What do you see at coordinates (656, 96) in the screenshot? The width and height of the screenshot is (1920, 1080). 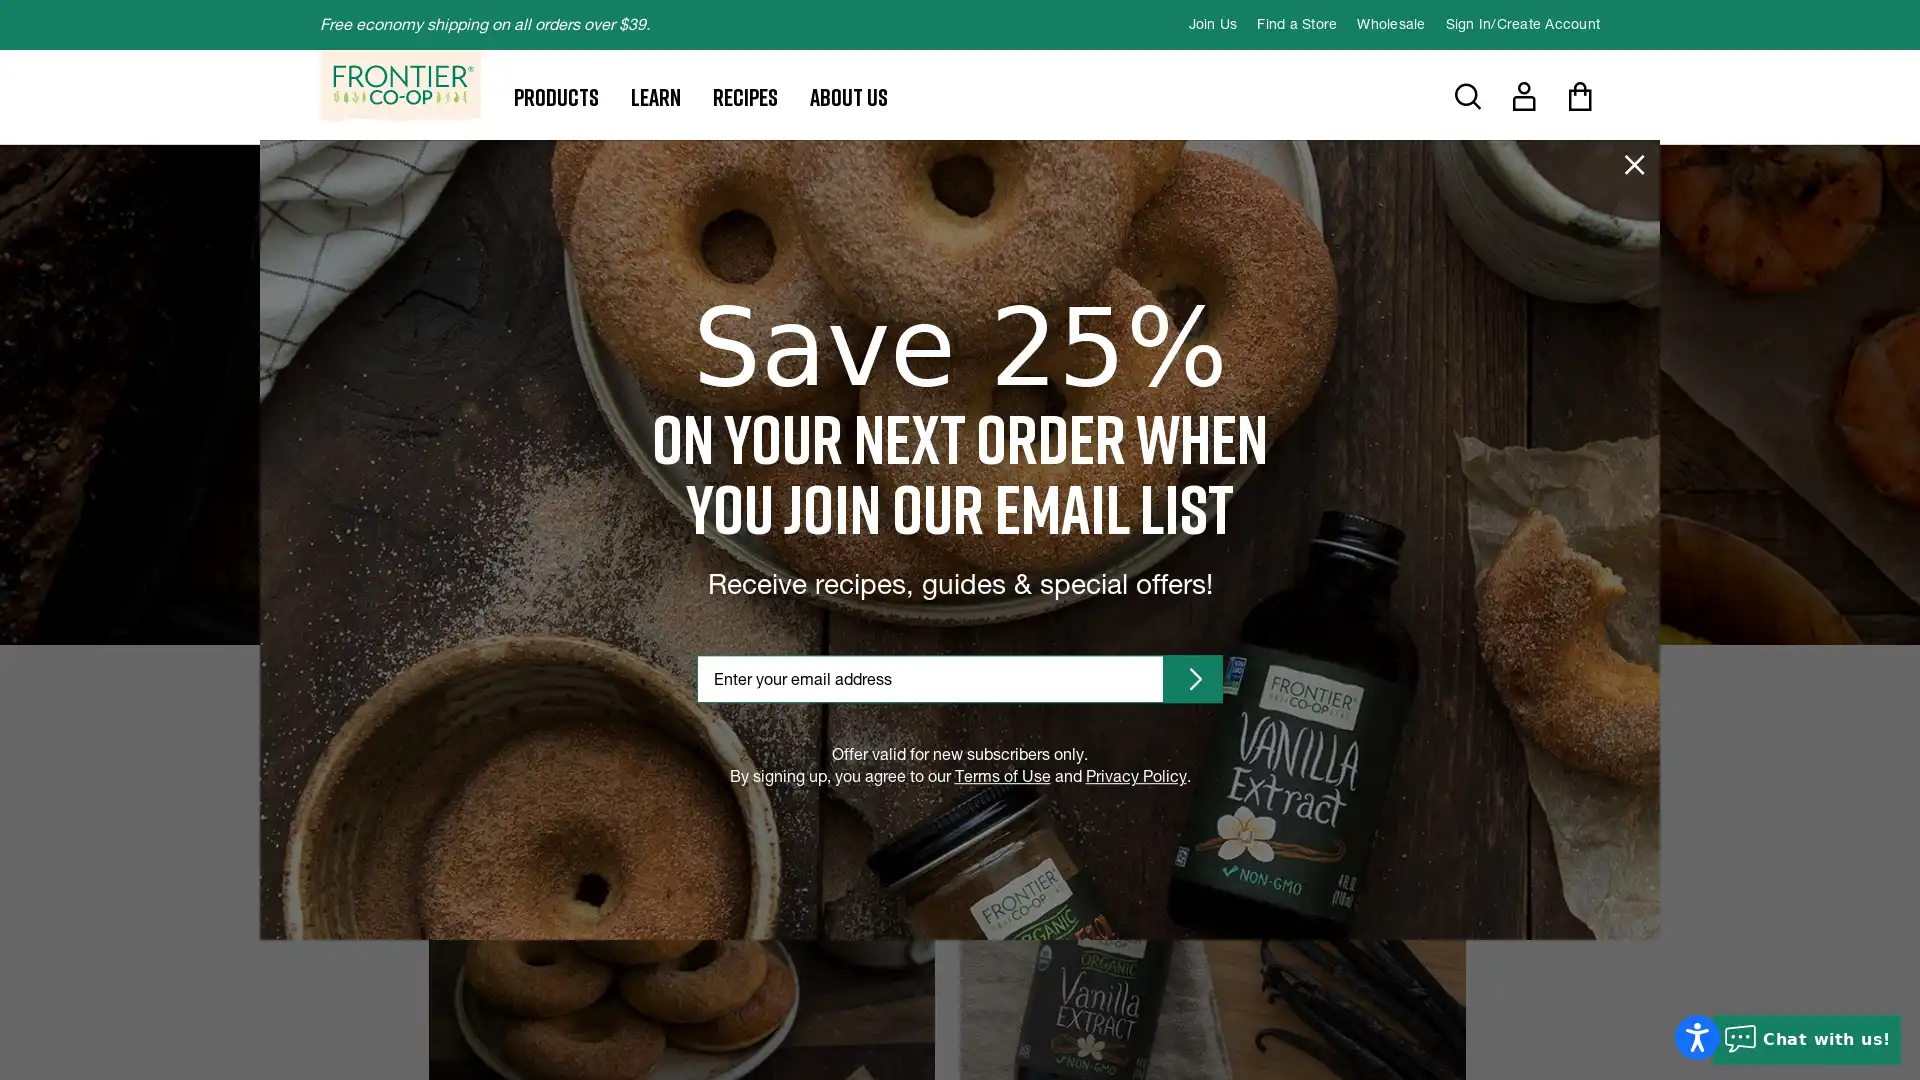 I see `Learn` at bounding box center [656, 96].